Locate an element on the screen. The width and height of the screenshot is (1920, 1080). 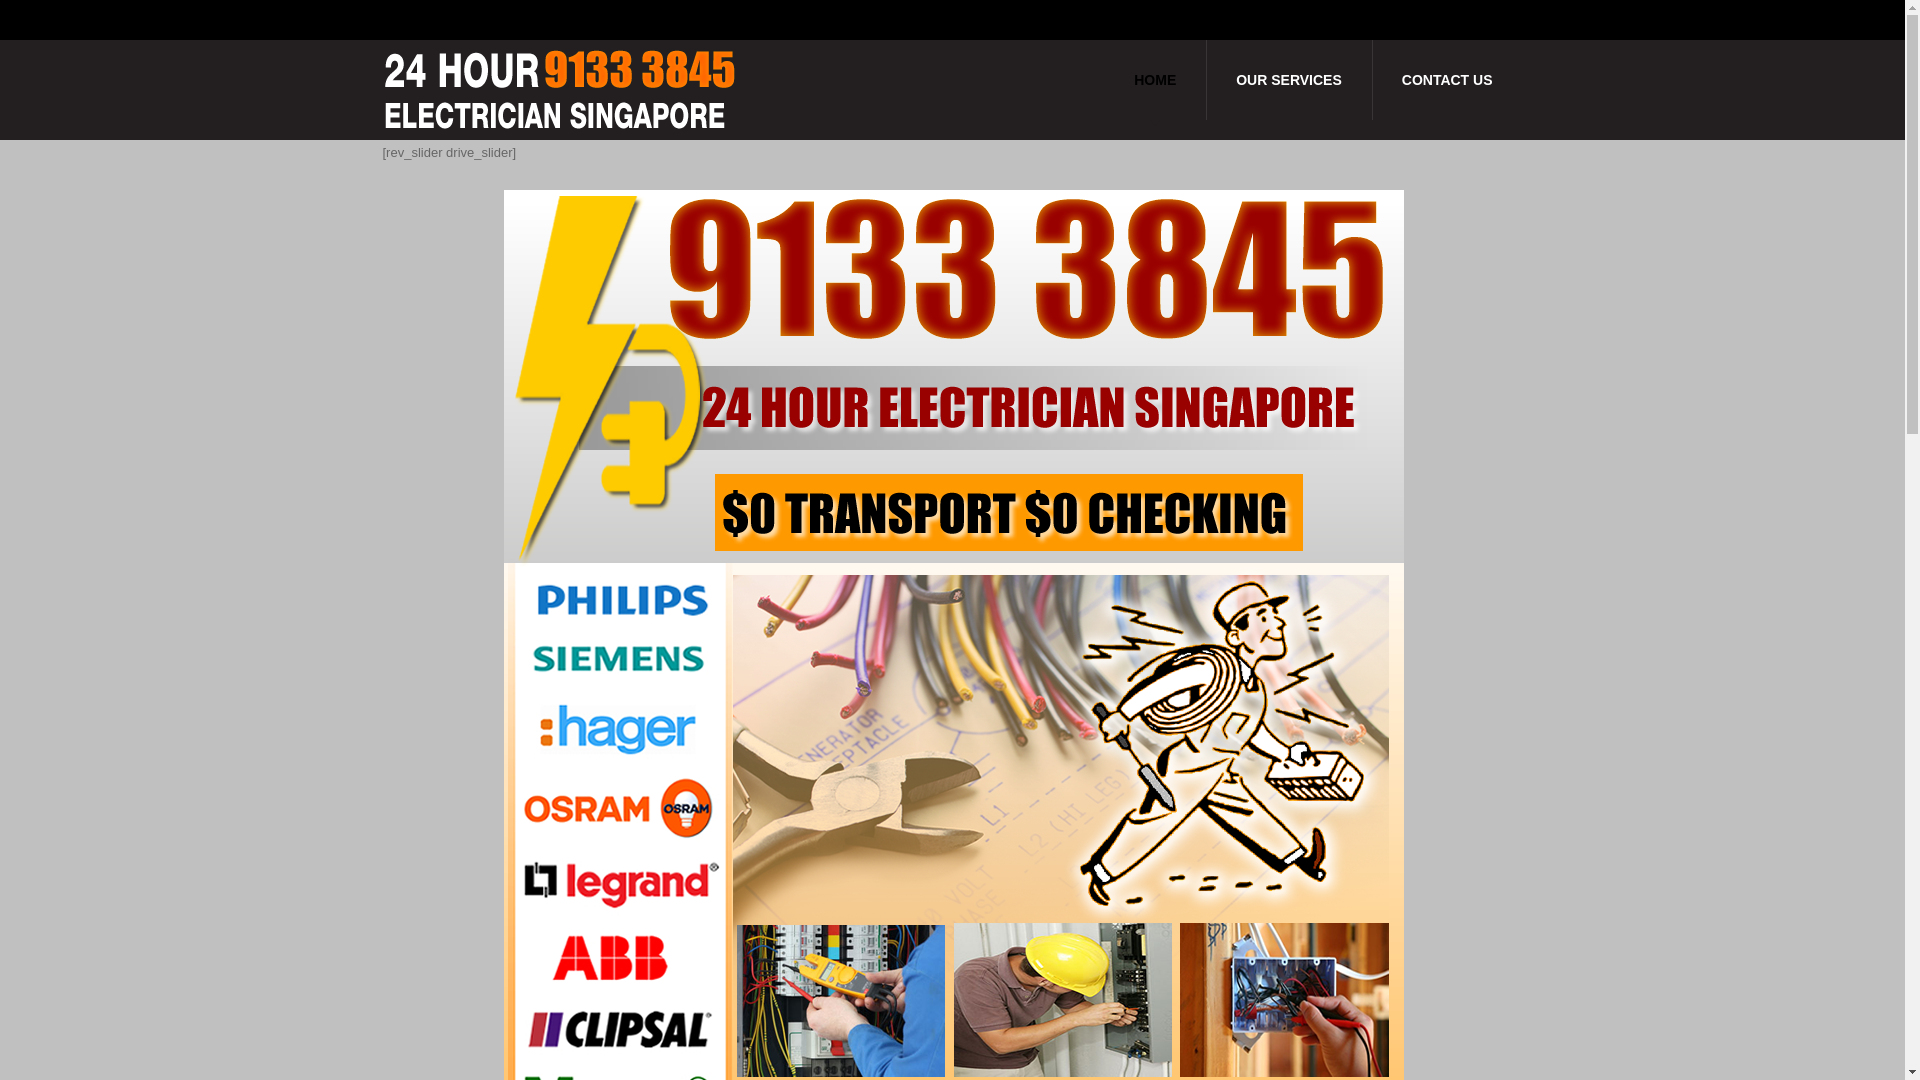
'OUR SERVICES' is located at coordinates (1289, 79).